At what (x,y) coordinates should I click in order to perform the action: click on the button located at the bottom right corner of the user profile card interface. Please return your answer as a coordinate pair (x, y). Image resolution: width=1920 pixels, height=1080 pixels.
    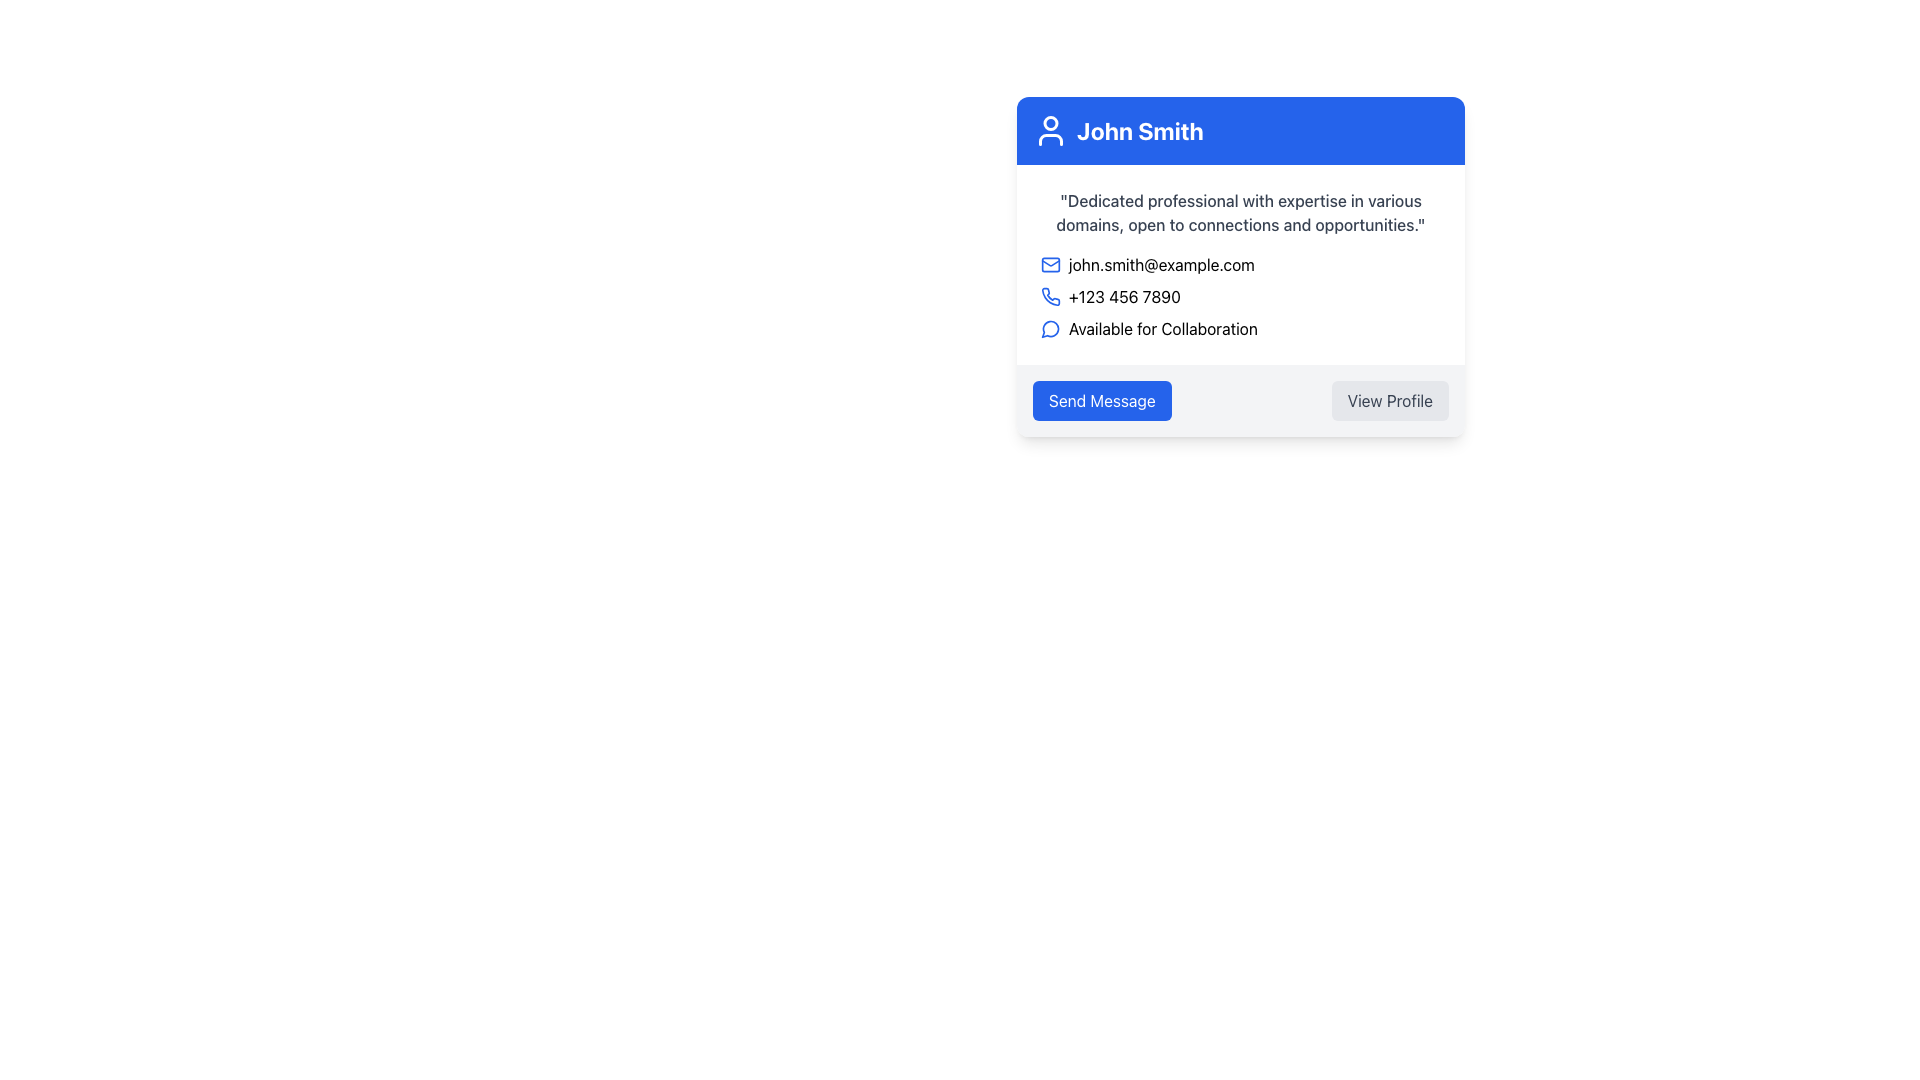
    Looking at the image, I should click on (1389, 401).